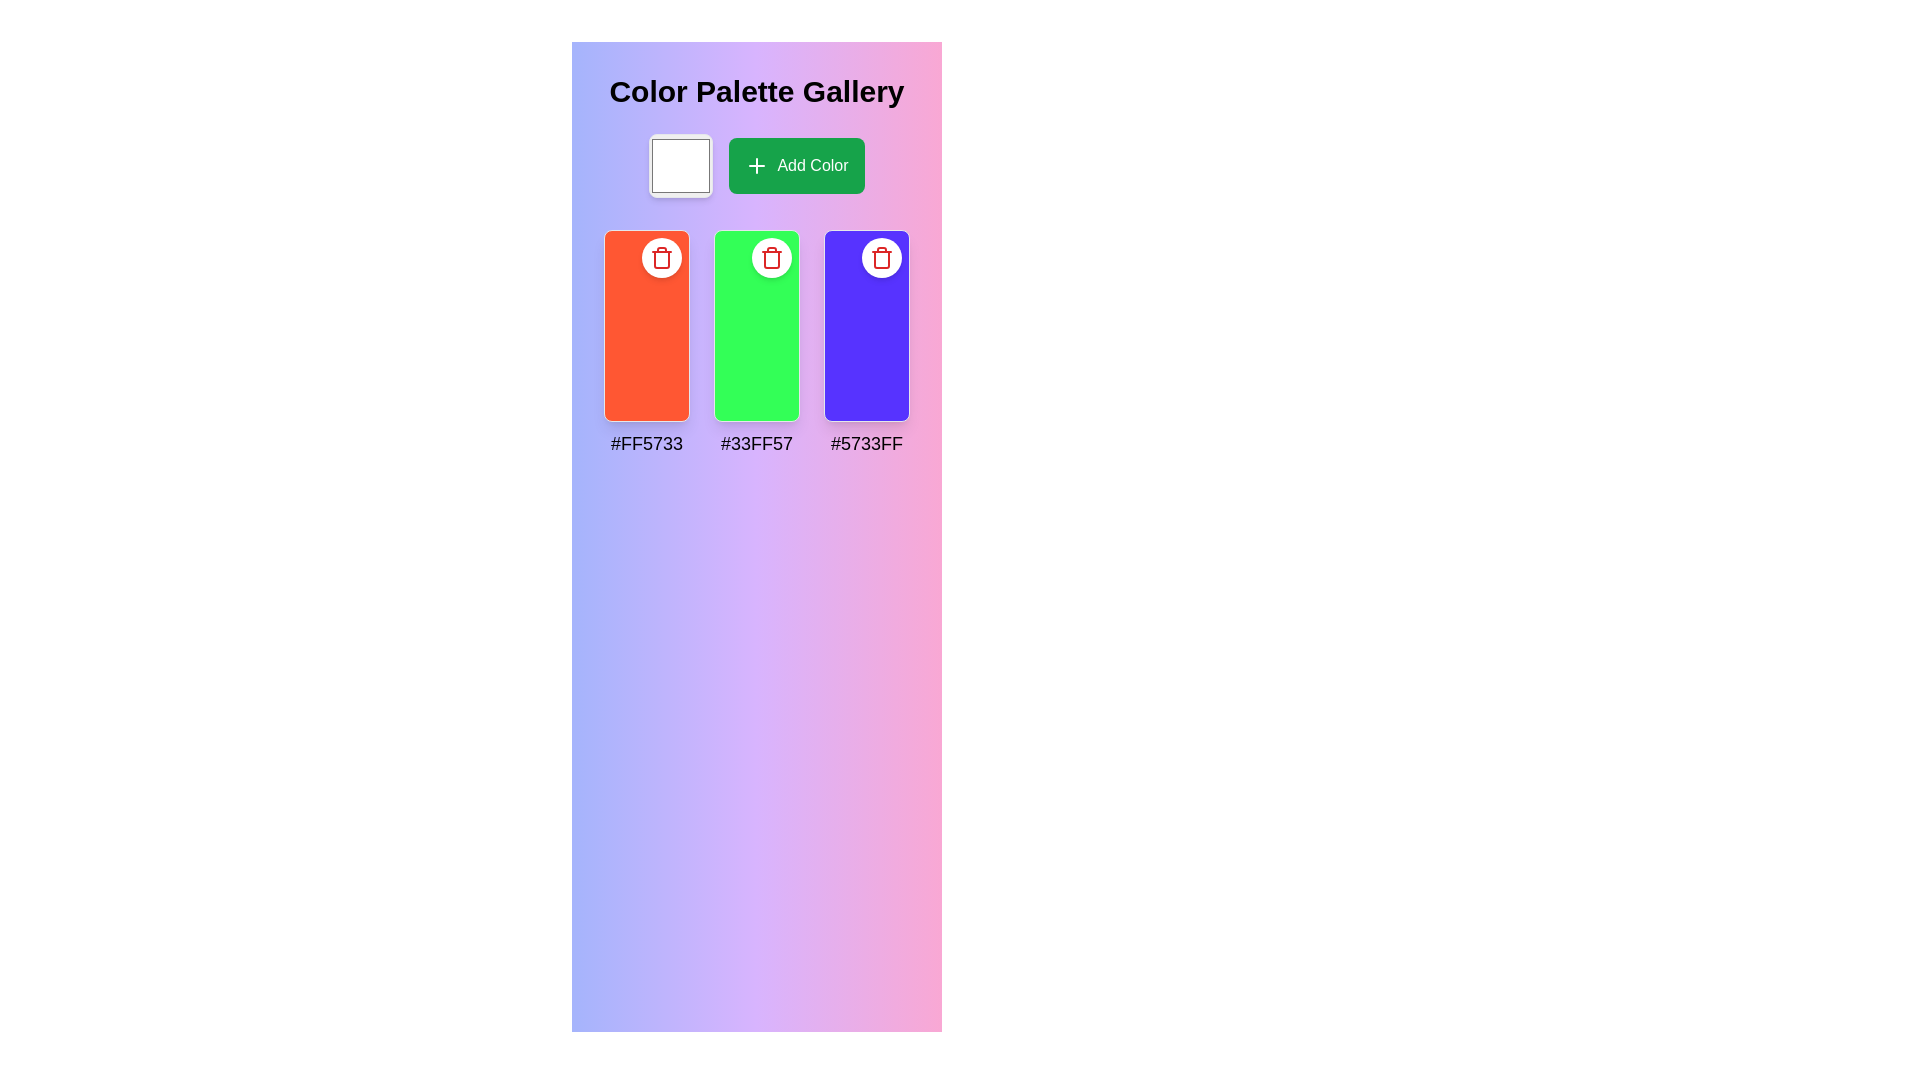  I want to click on hexadecimal color code displayed in the text label located below the colored rectangle in the first color card of the leftmost column of the color palette grid, so click(647, 442).